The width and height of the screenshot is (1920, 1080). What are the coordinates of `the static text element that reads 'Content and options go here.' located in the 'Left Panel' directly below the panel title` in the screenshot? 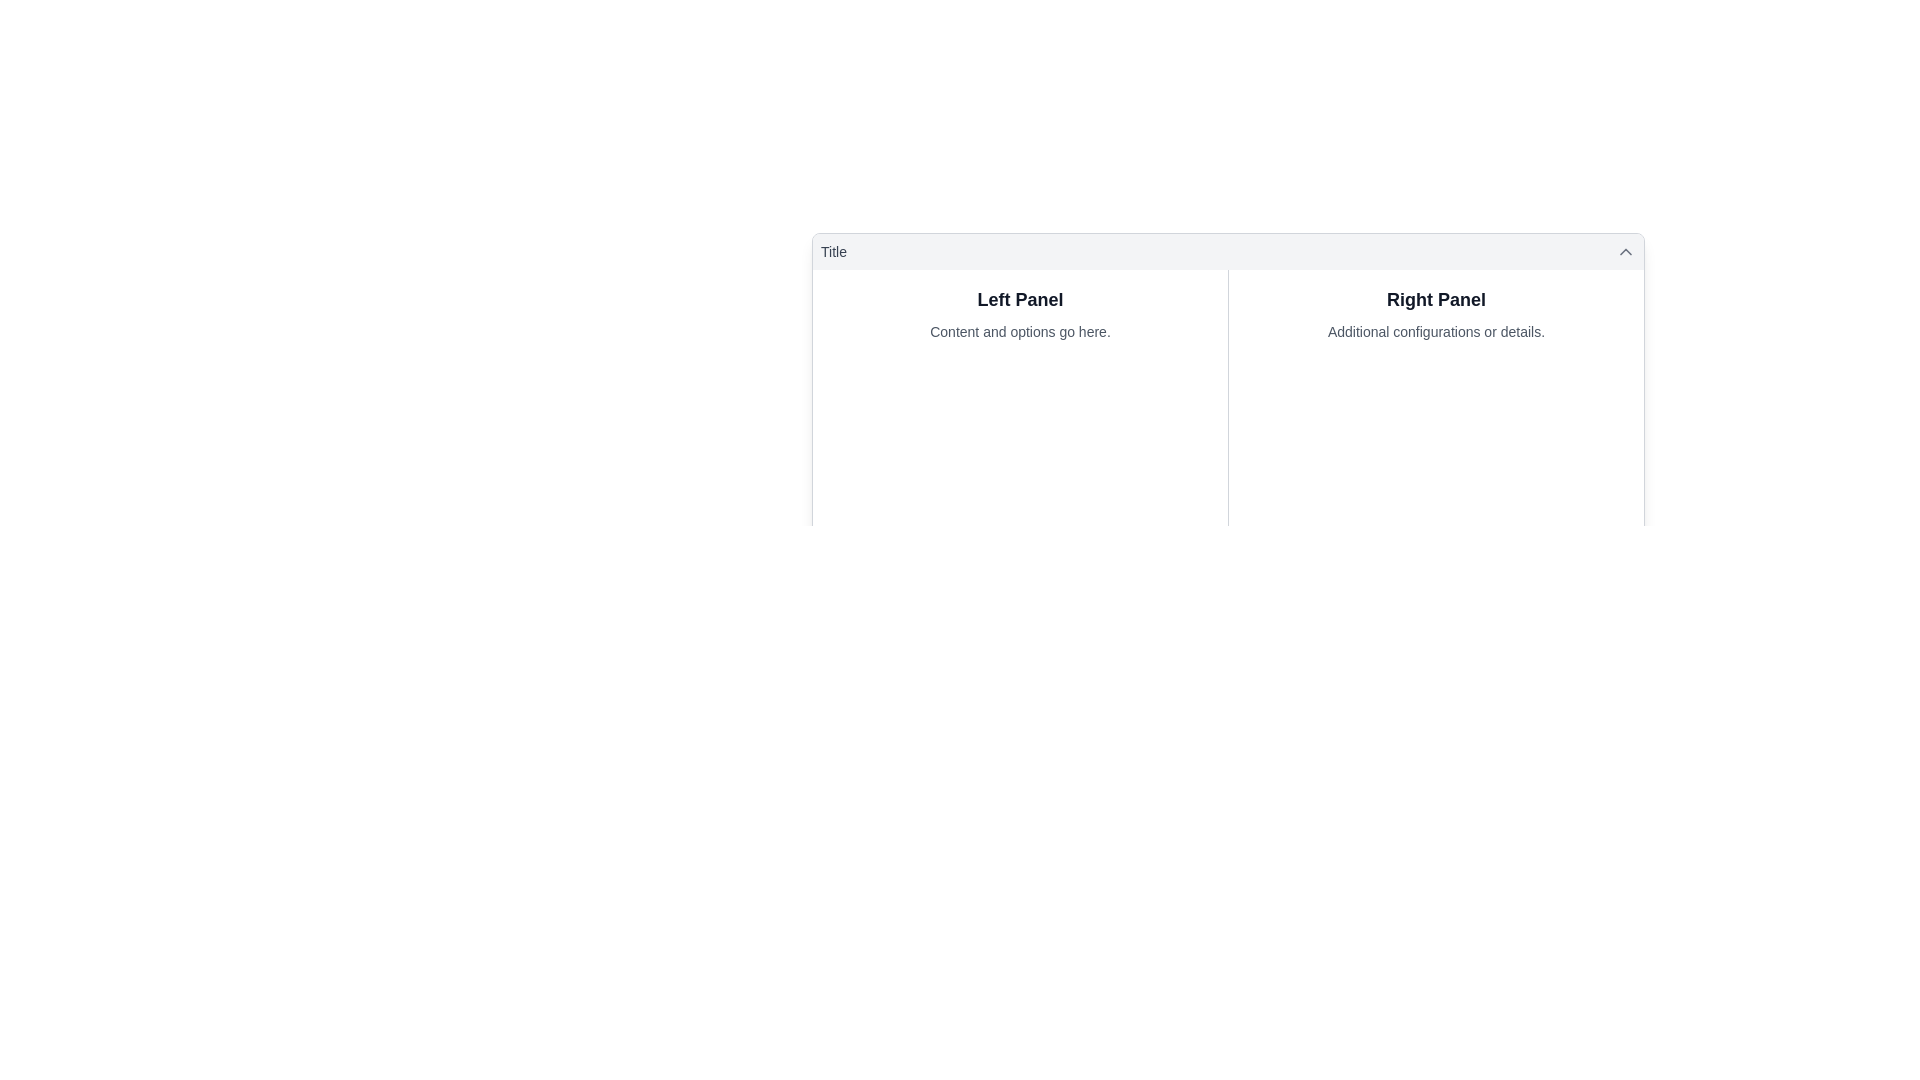 It's located at (1020, 330).